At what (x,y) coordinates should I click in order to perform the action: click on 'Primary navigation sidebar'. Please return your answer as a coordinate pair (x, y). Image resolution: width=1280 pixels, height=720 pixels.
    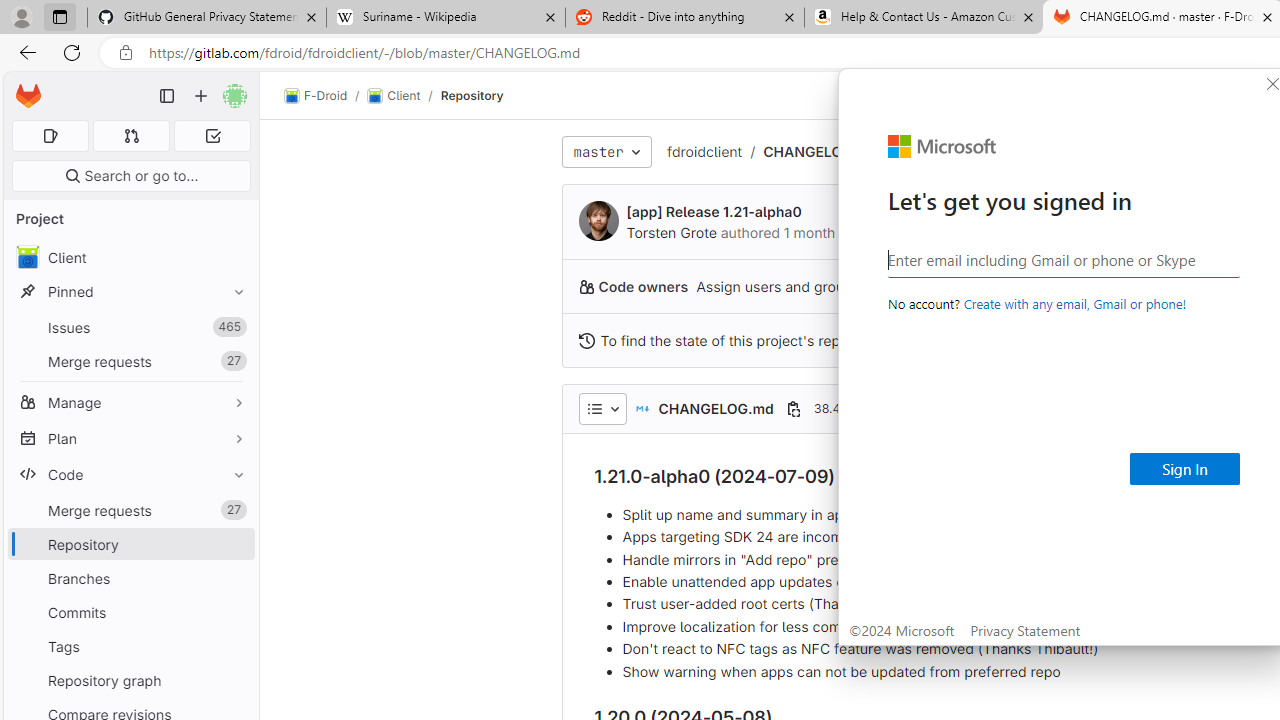
    Looking at the image, I should click on (167, 96).